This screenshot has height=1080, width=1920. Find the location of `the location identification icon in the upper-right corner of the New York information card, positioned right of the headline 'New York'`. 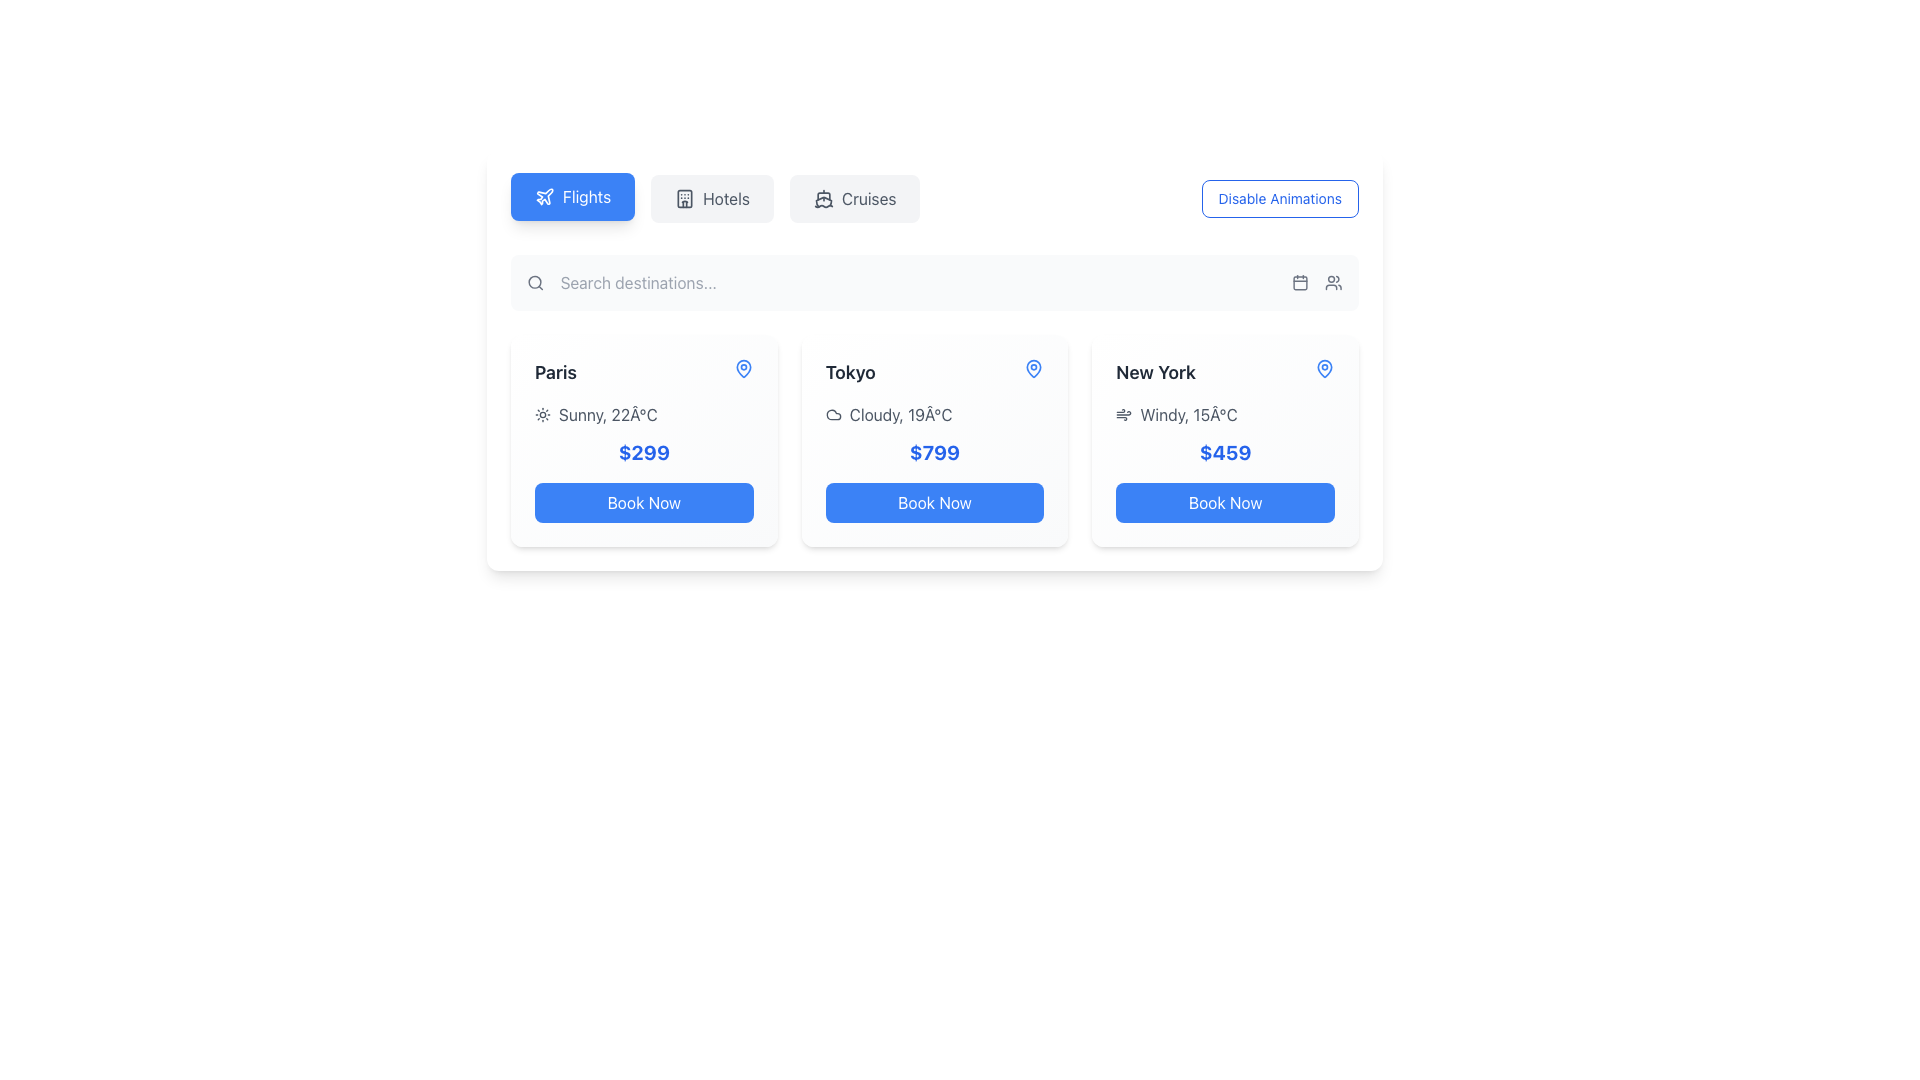

the location identification icon in the upper-right corner of the New York information card, positioned right of the headline 'New York' is located at coordinates (1324, 369).